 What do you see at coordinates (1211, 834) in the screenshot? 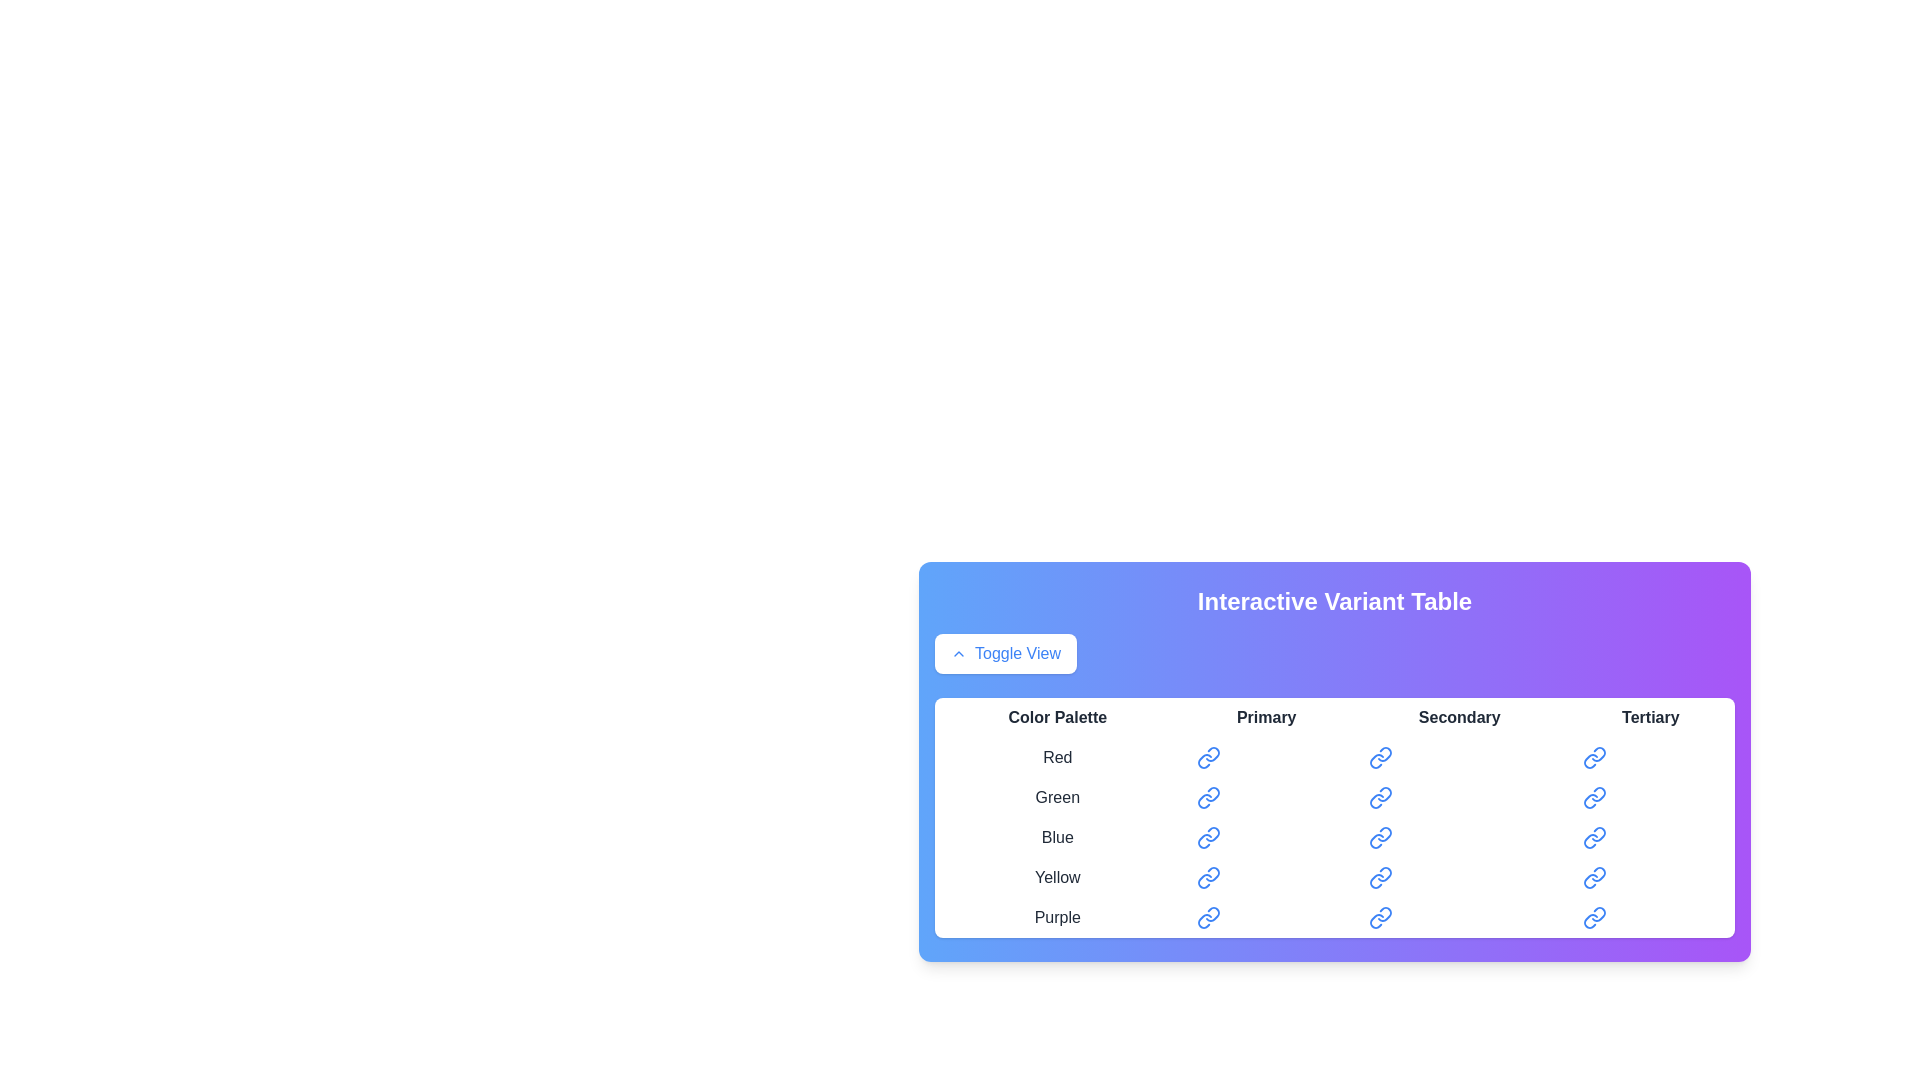
I see `the chain link icon with a blue stroke located in the 'Primary' column of the 'Blue' row in the 'Interactive Variant Table'` at bounding box center [1211, 834].